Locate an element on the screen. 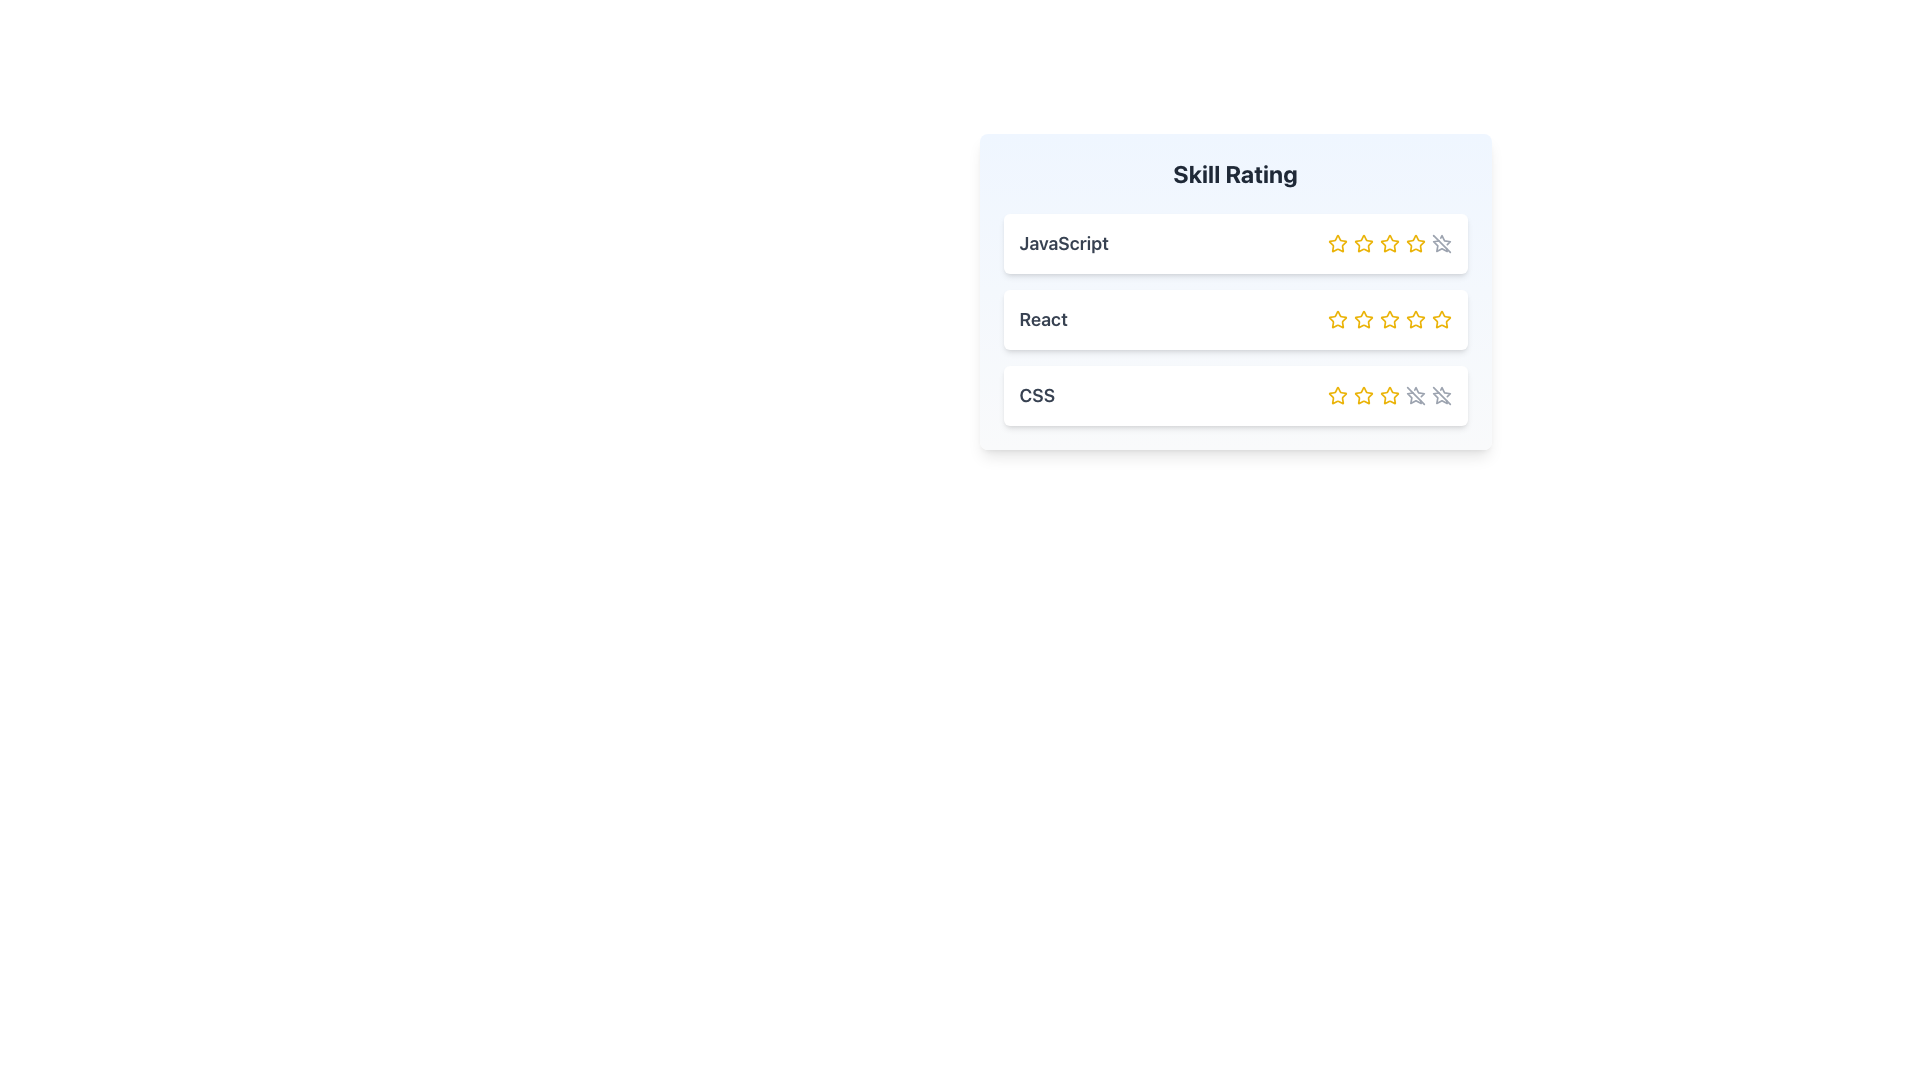 This screenshot has height=1080, width=1920. interaction on the second star icon button in the JavaScript skill rating row of the rating widget is located at coordinates (1362, 242).